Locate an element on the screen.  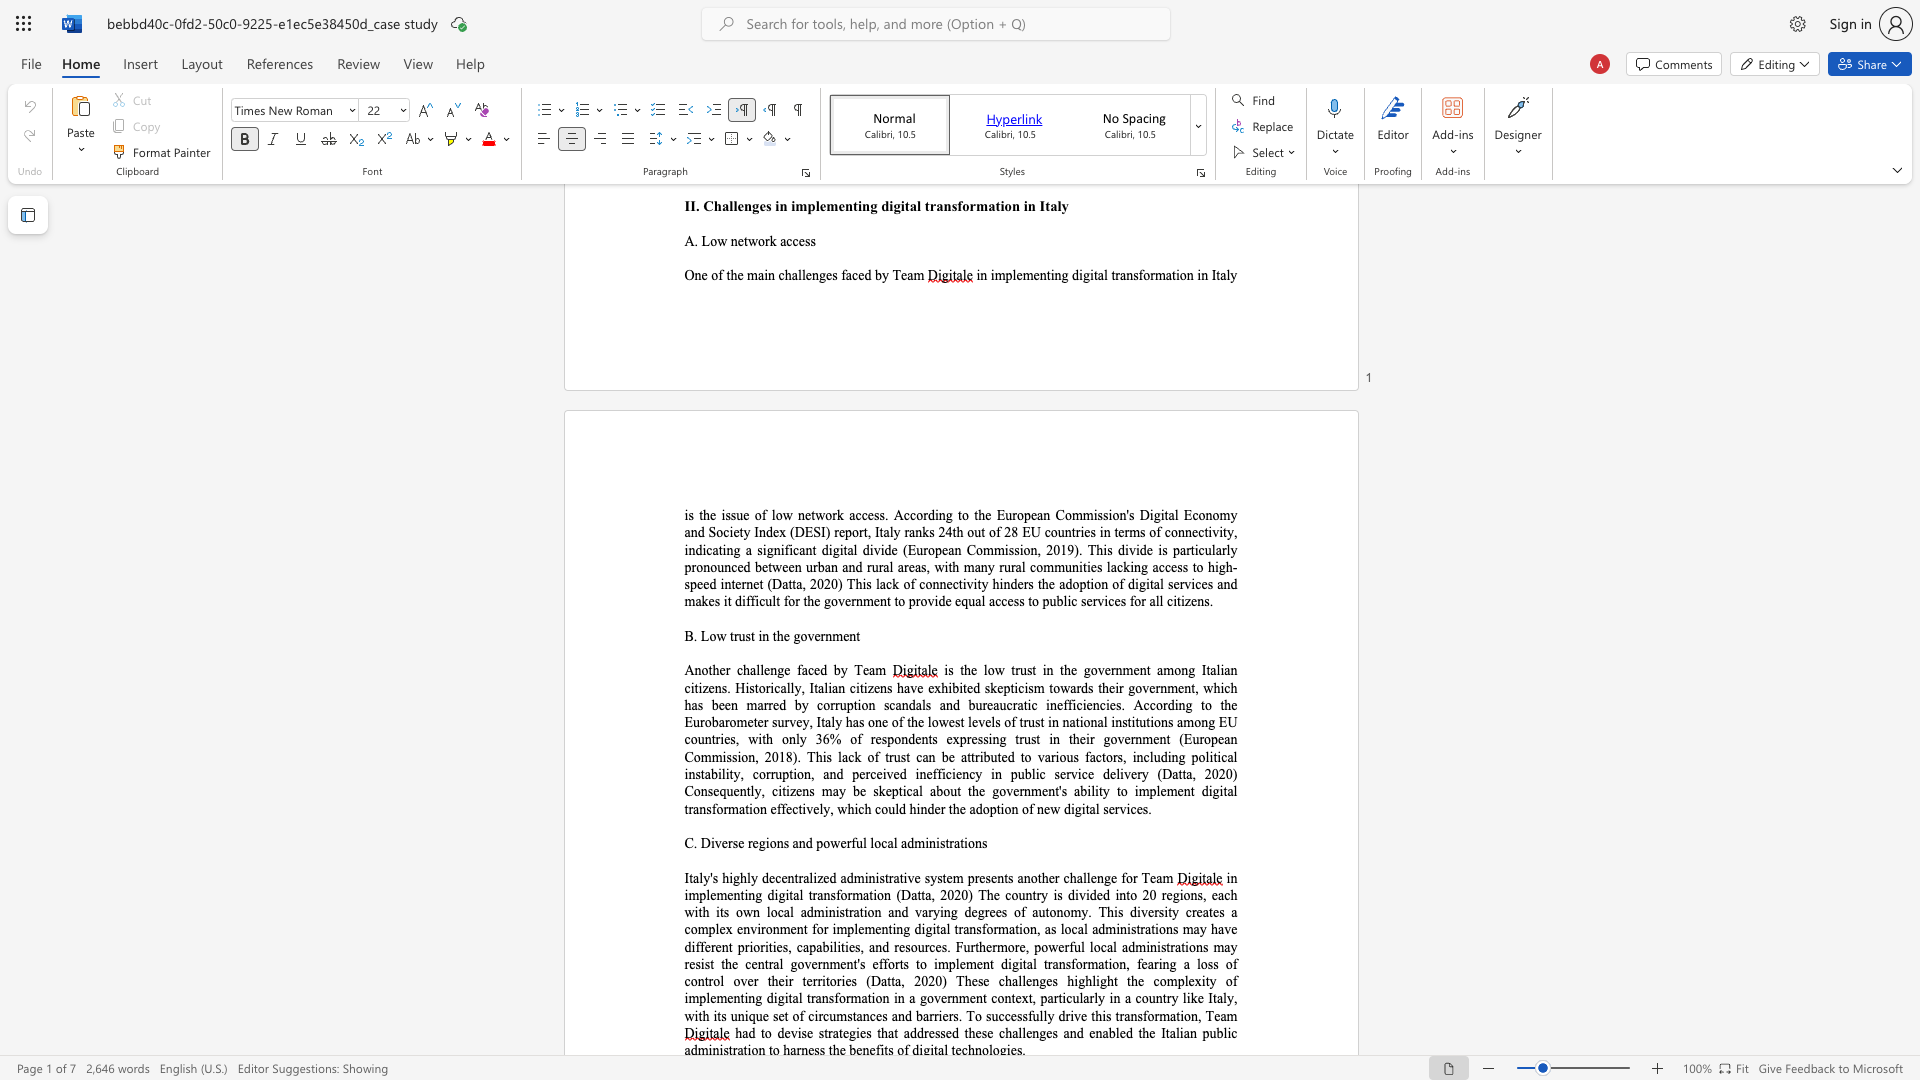
the subset text "ntr" within the text "Italy" is located at coordinates (786, 877).